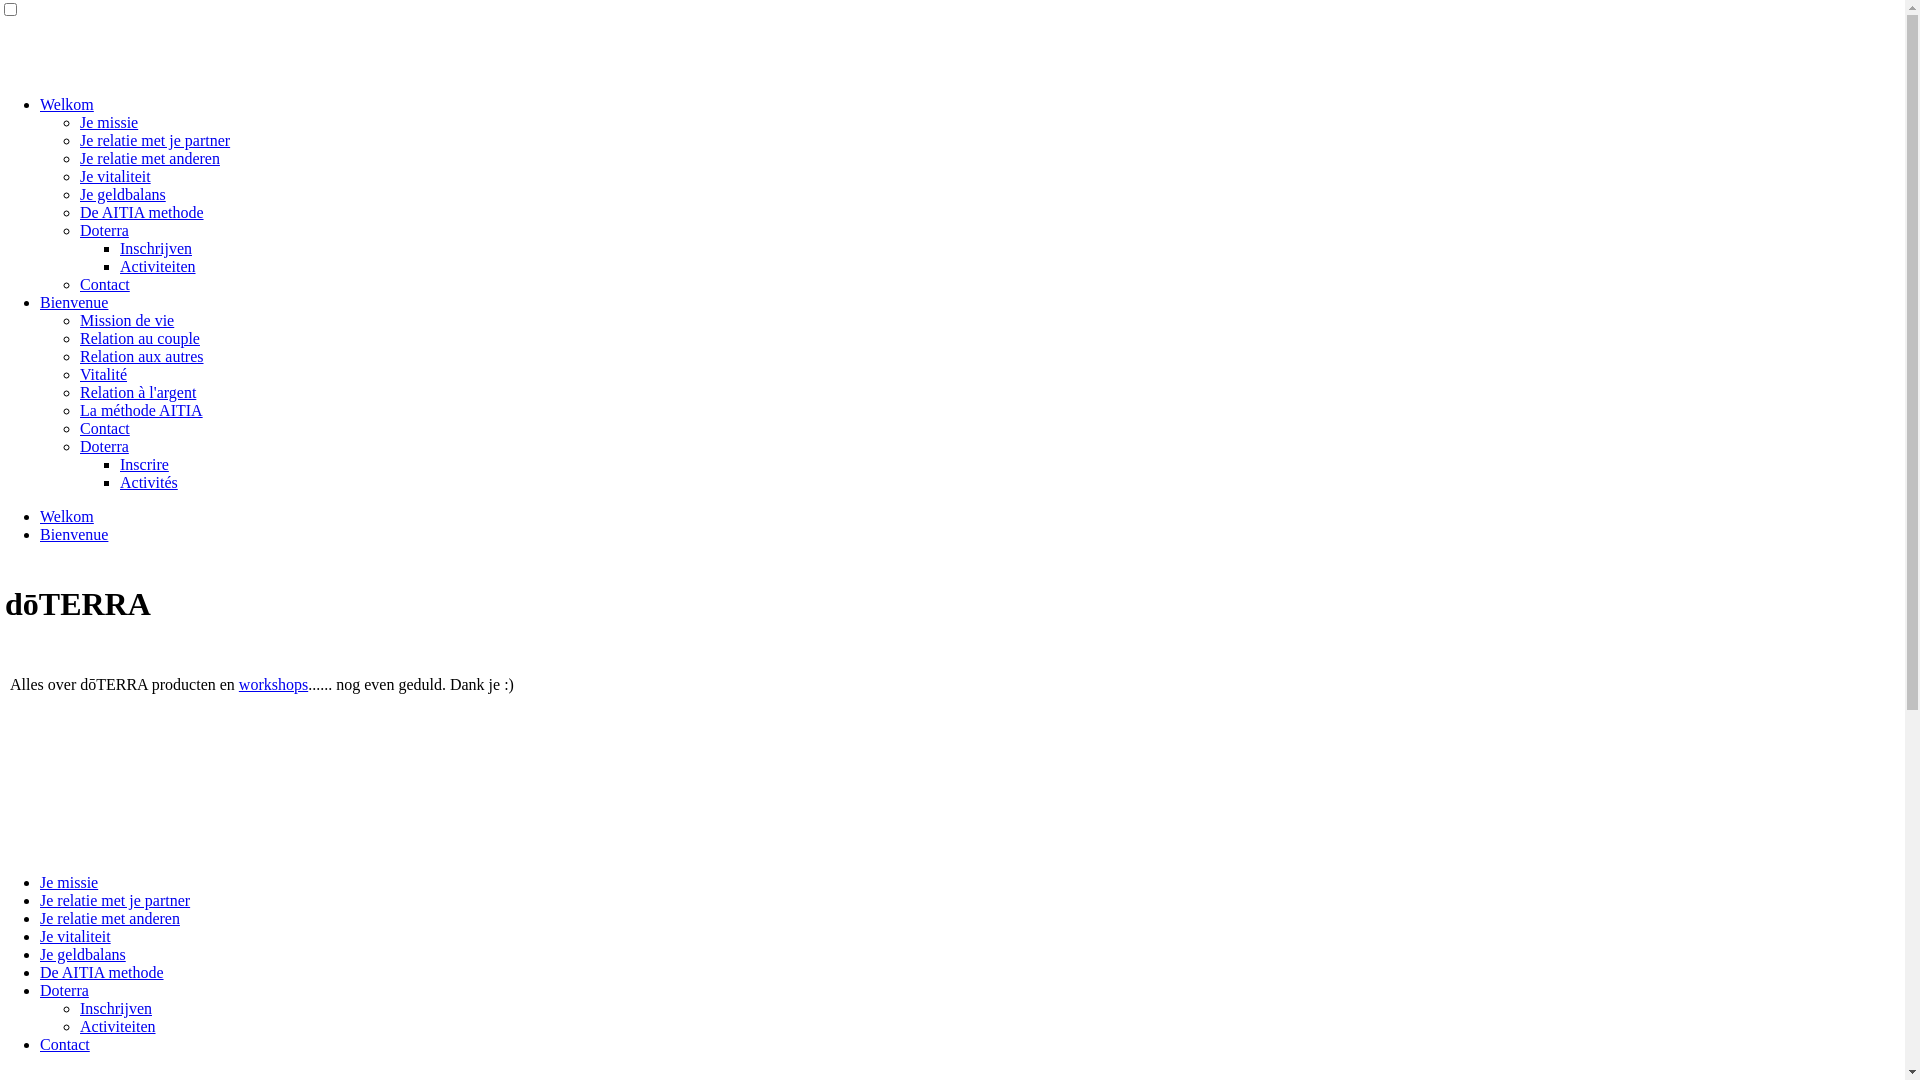 This screenshot has width=1920, height=1080. I want to click on 'workshops', so click(272, 683).